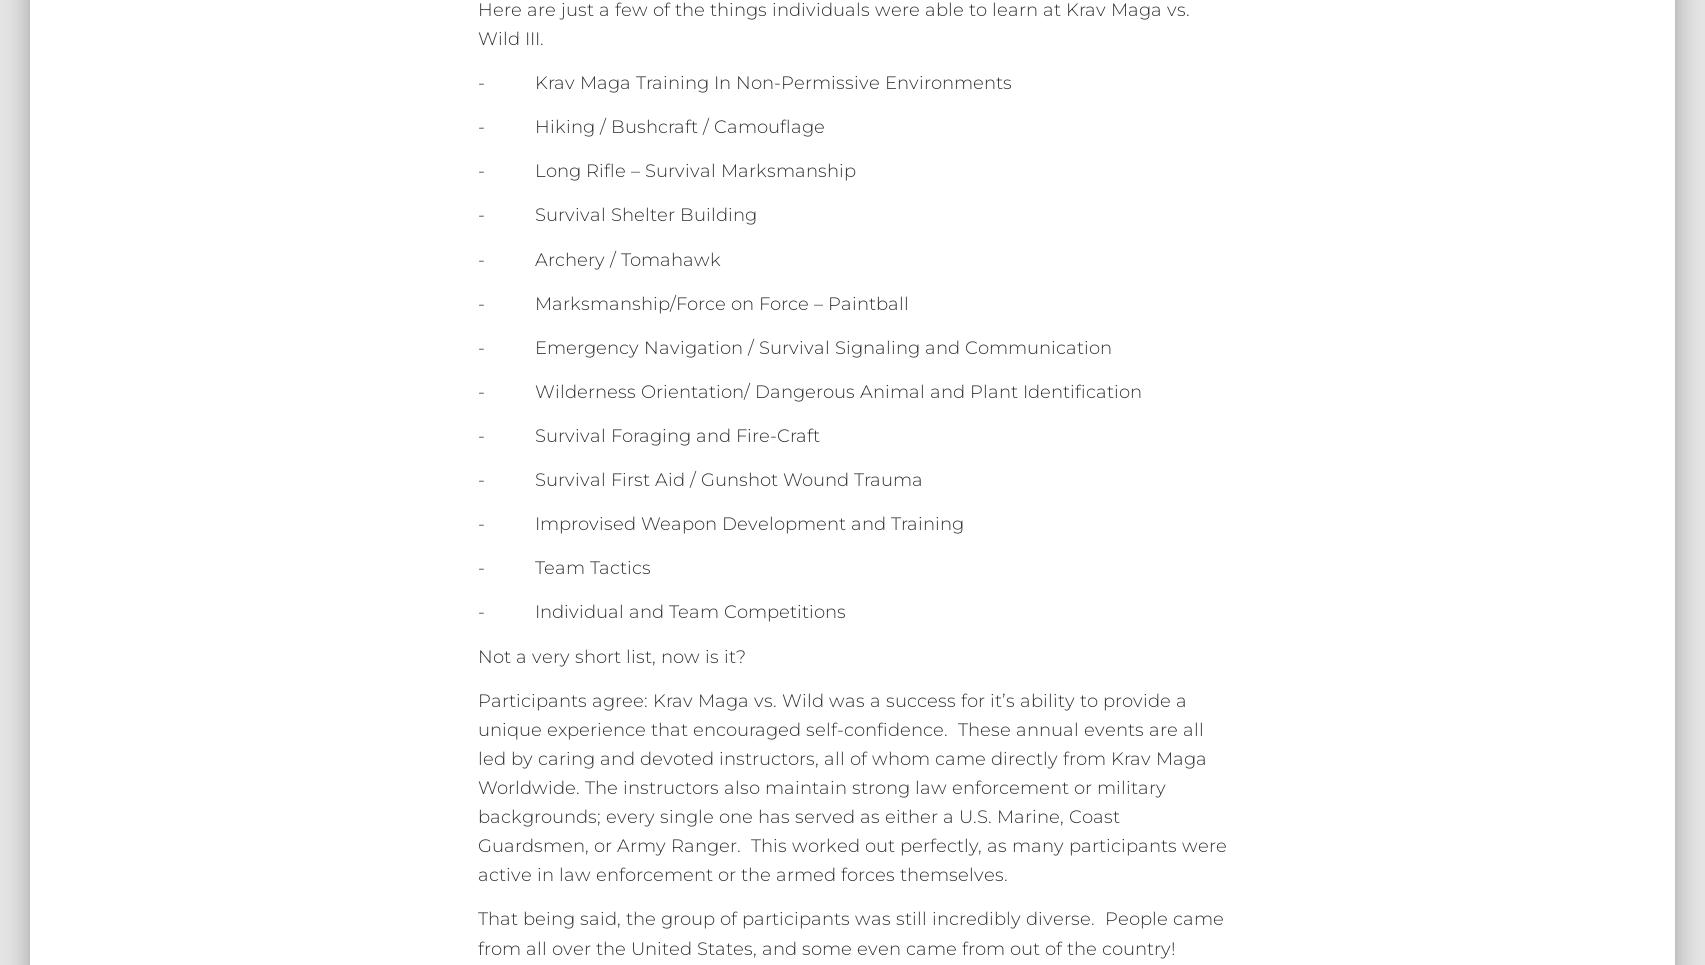 This screenshot has width=1705, height=965. Describe the element at coordinates (611, 656) in the screenshot. I see `'Not a very short list, now is it?'` at that location.